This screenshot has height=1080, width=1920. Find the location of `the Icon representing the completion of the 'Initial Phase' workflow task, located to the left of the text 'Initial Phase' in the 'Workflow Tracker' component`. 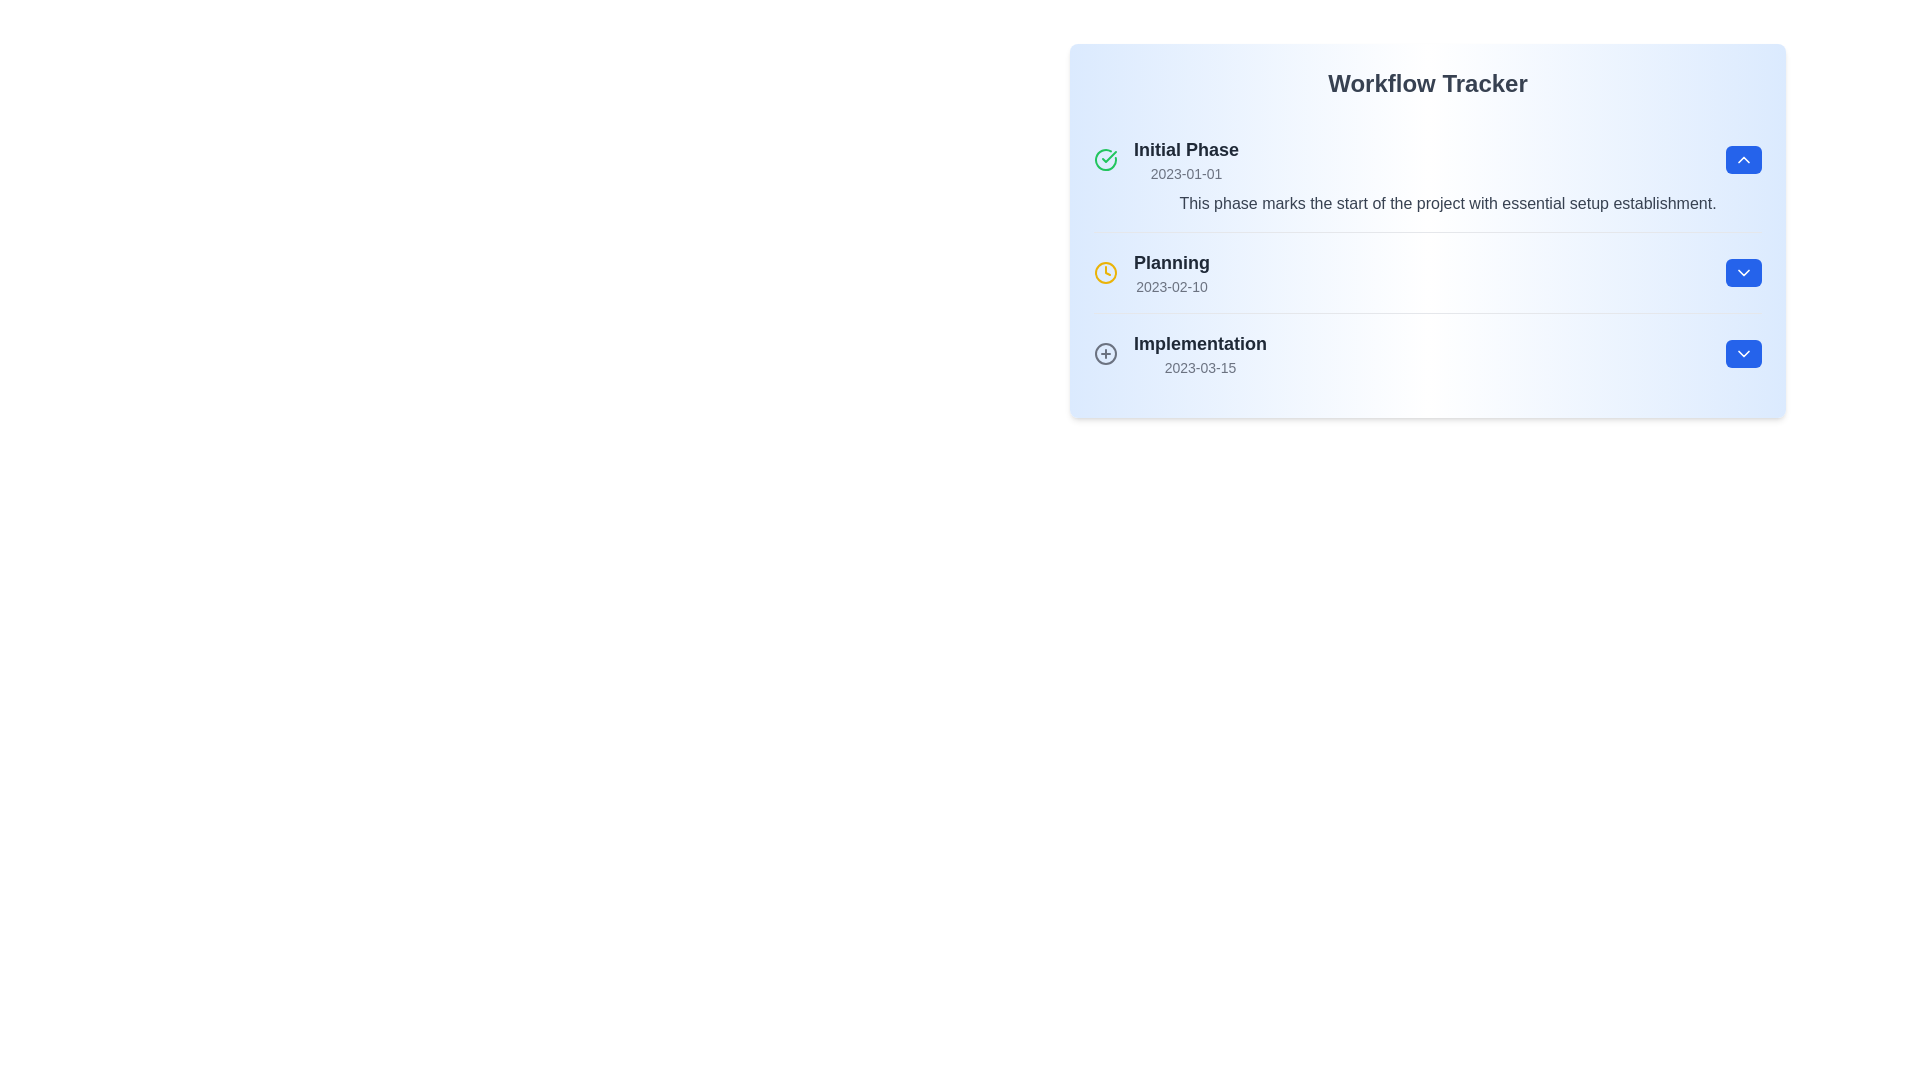

the Icon representing the completion of the 'Initial Phase' workflow task, located to the left of the text 'Initial Phase' in the 'Workflow Tracker' component is located at coordinates (1104, 158).